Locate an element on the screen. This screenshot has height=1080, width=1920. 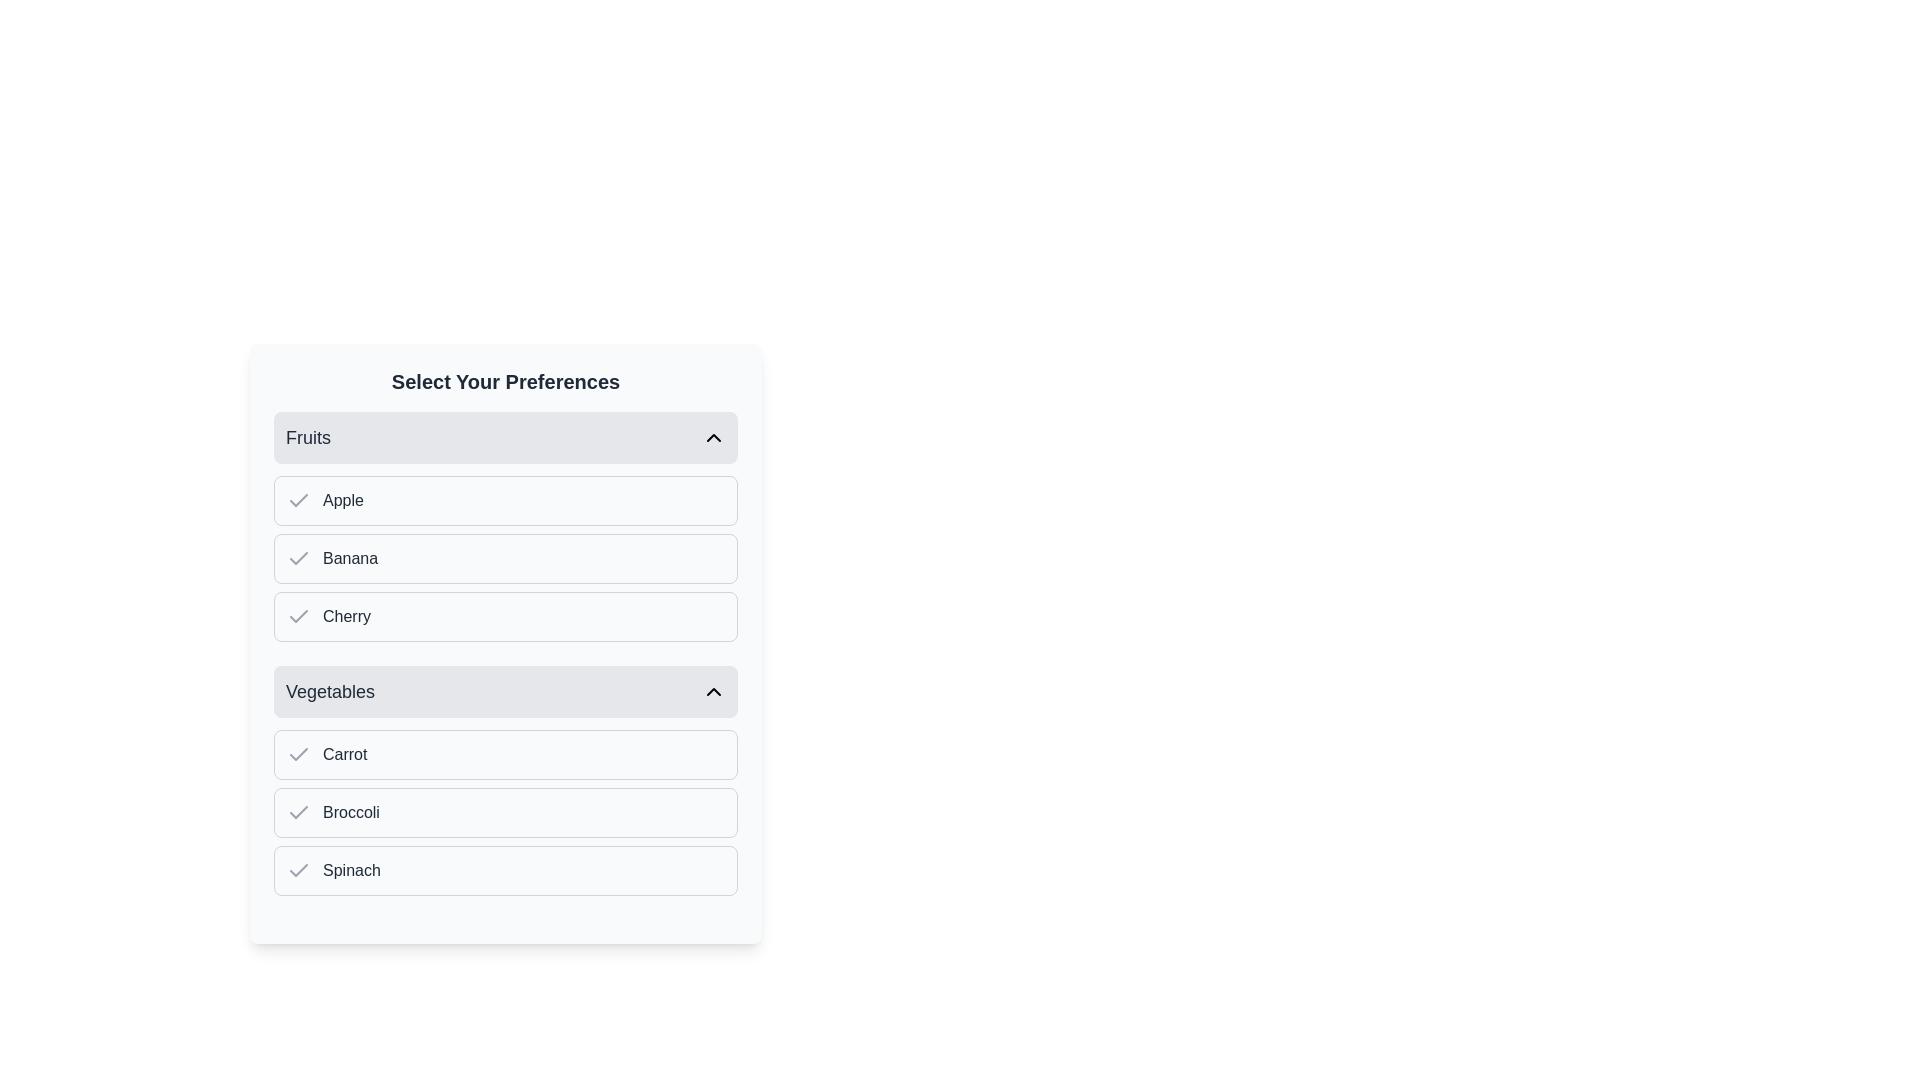
the selectable list item labeled 'Apple' is located at coordinates (505, 500).